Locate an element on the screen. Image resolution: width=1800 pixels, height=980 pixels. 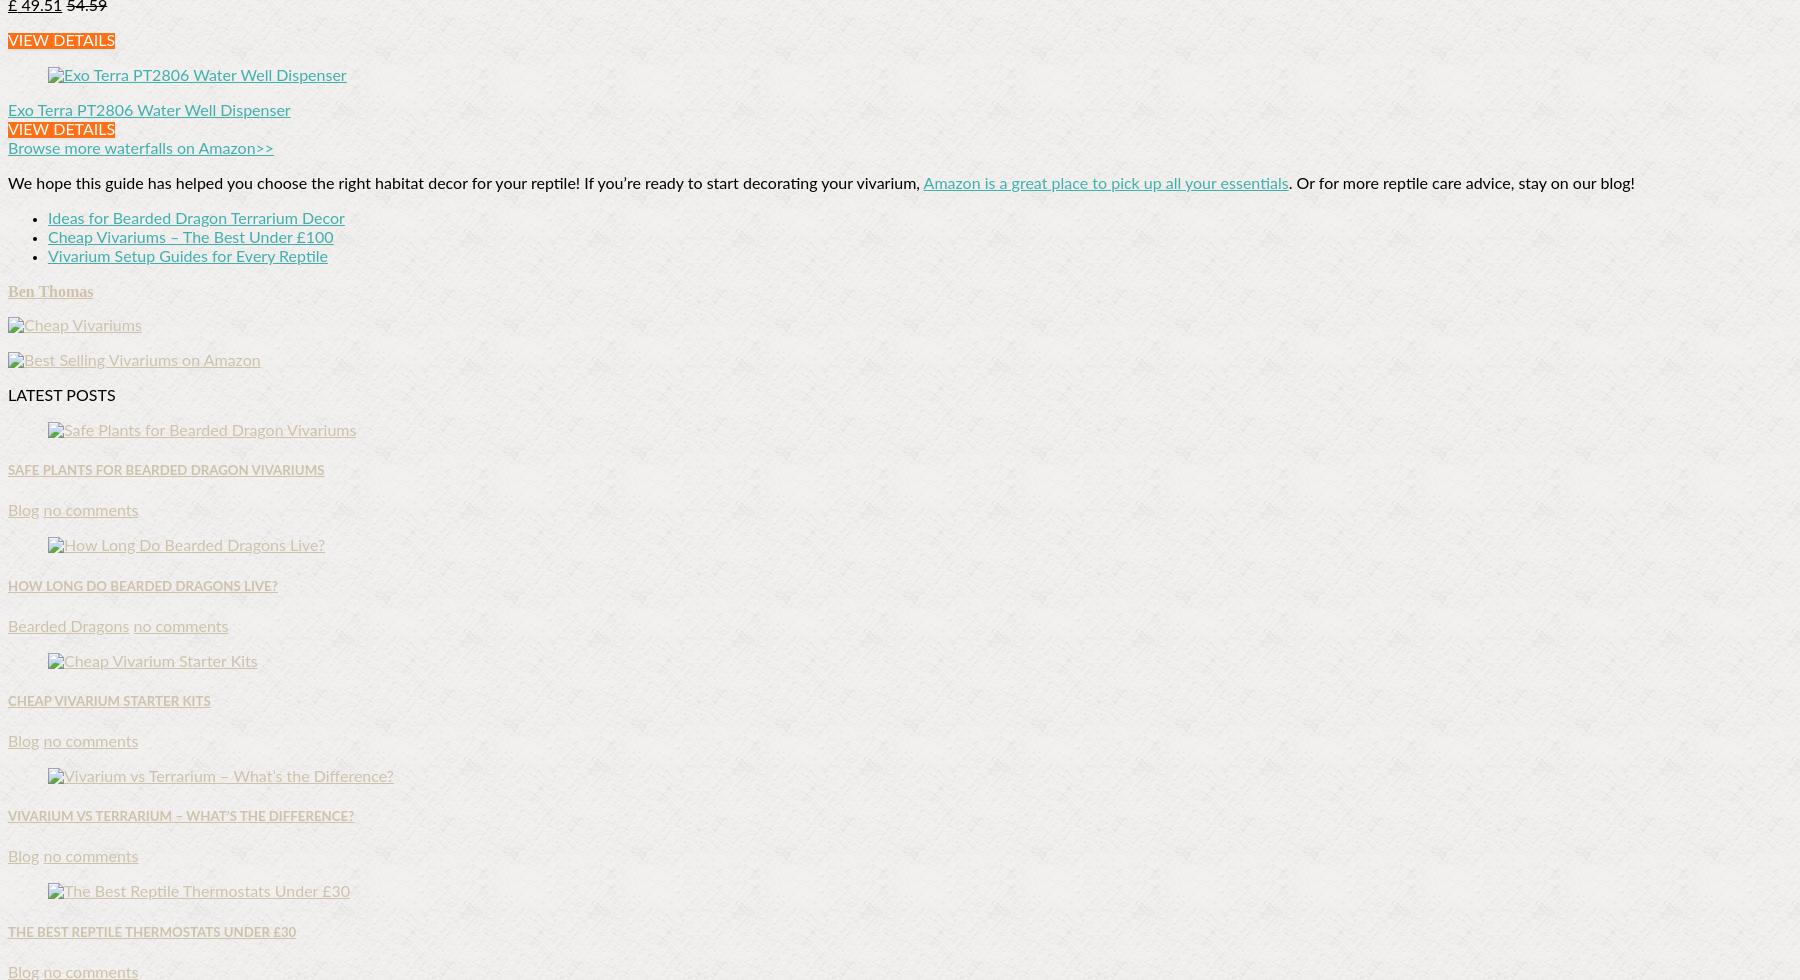
'Cheap Vivarium Starter Kits' is located at coordinates (108, 700).